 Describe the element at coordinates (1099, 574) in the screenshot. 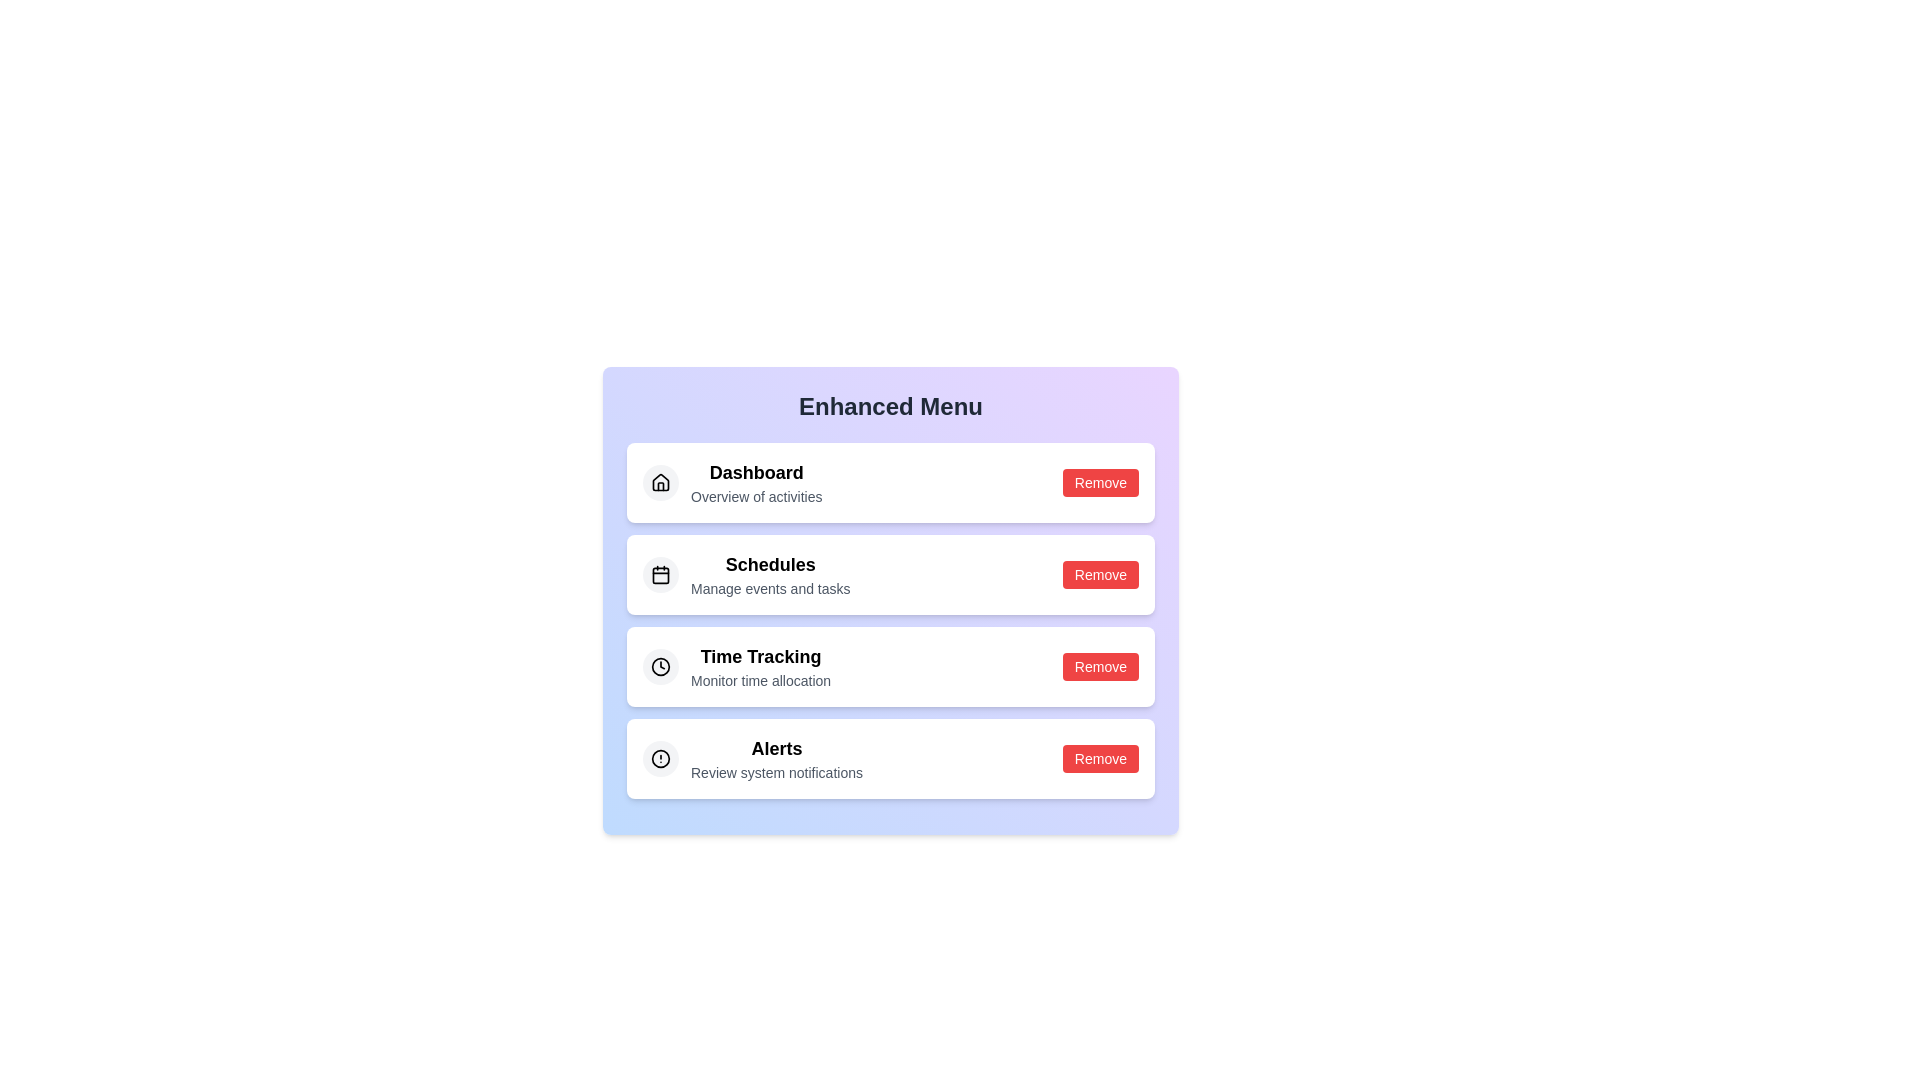

I see `the 'Remove' button for the item with title Schedules` at that location.